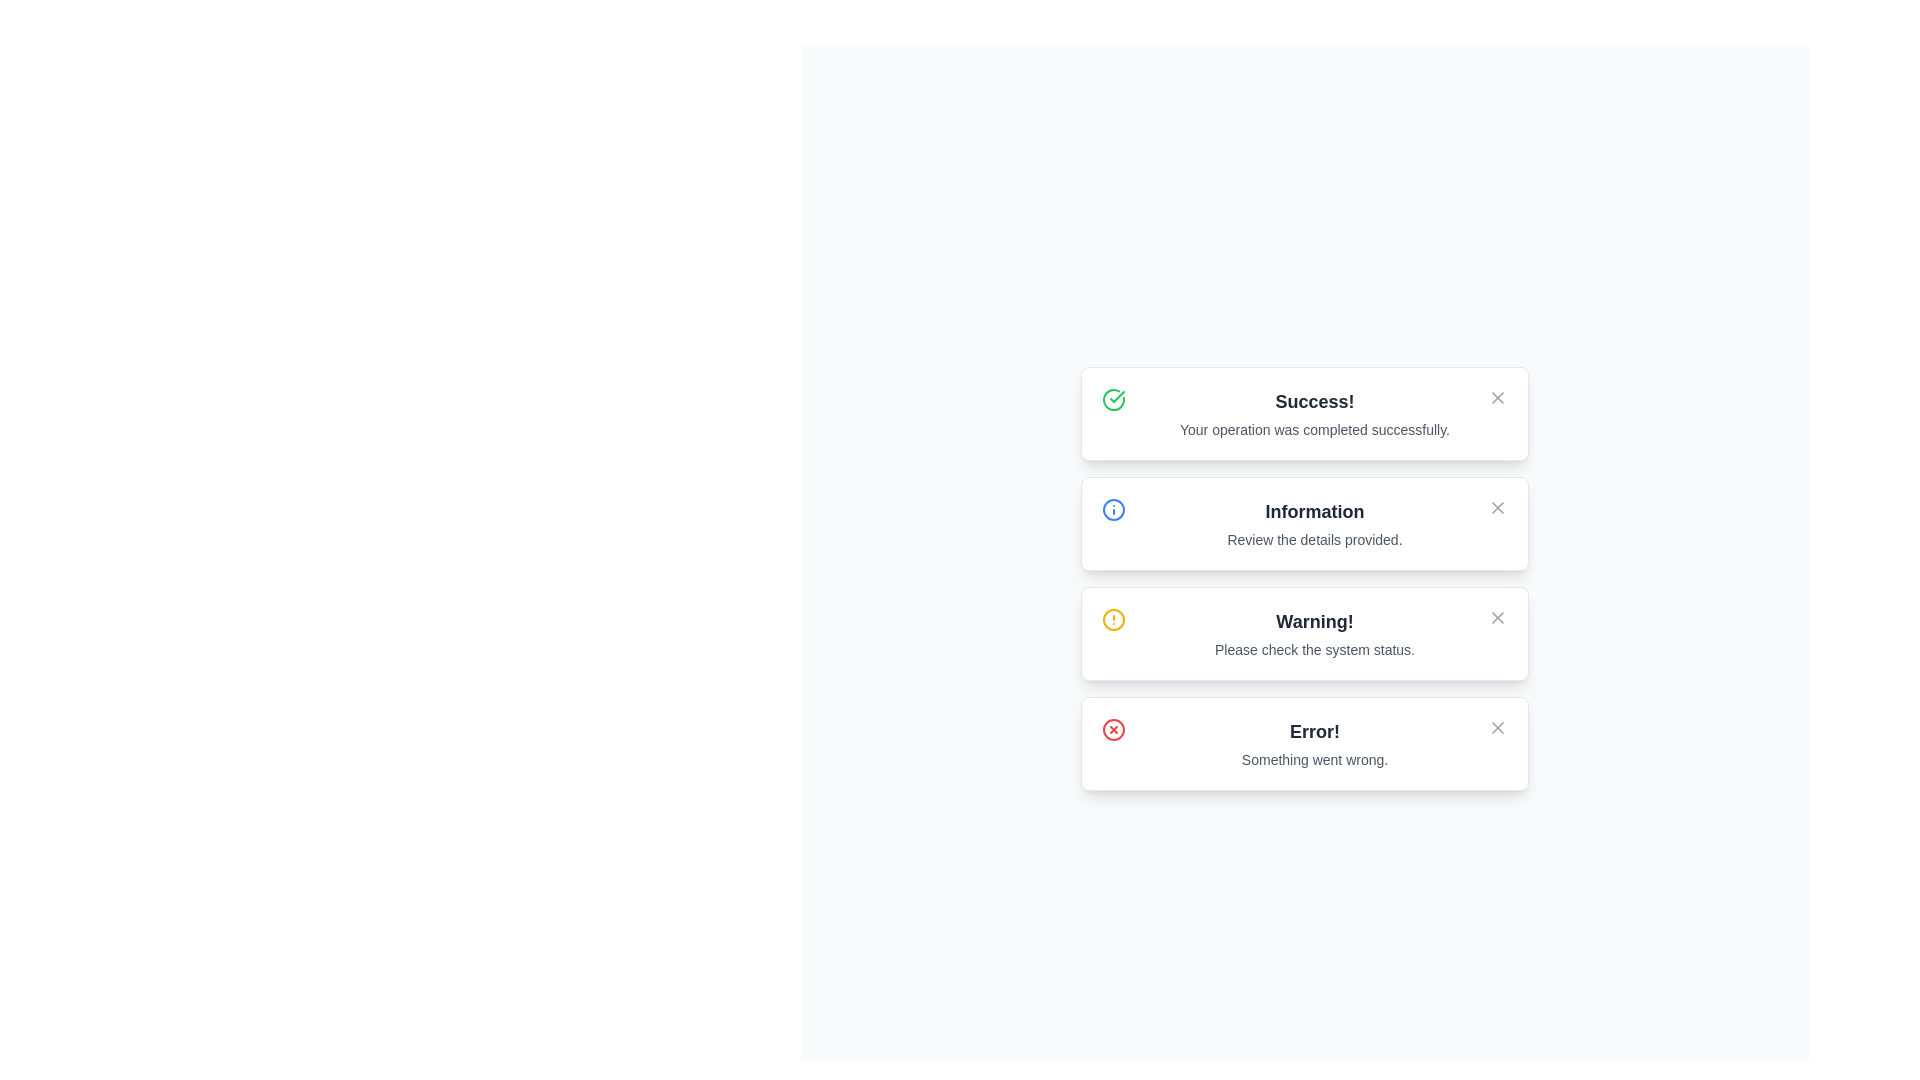 The image size is (1920, 1080). What do you see at coordinates (1497, 397) in the screenshot?
I see `the button located in the top-right corner of the notification card` at bounding box center [1497, 397].